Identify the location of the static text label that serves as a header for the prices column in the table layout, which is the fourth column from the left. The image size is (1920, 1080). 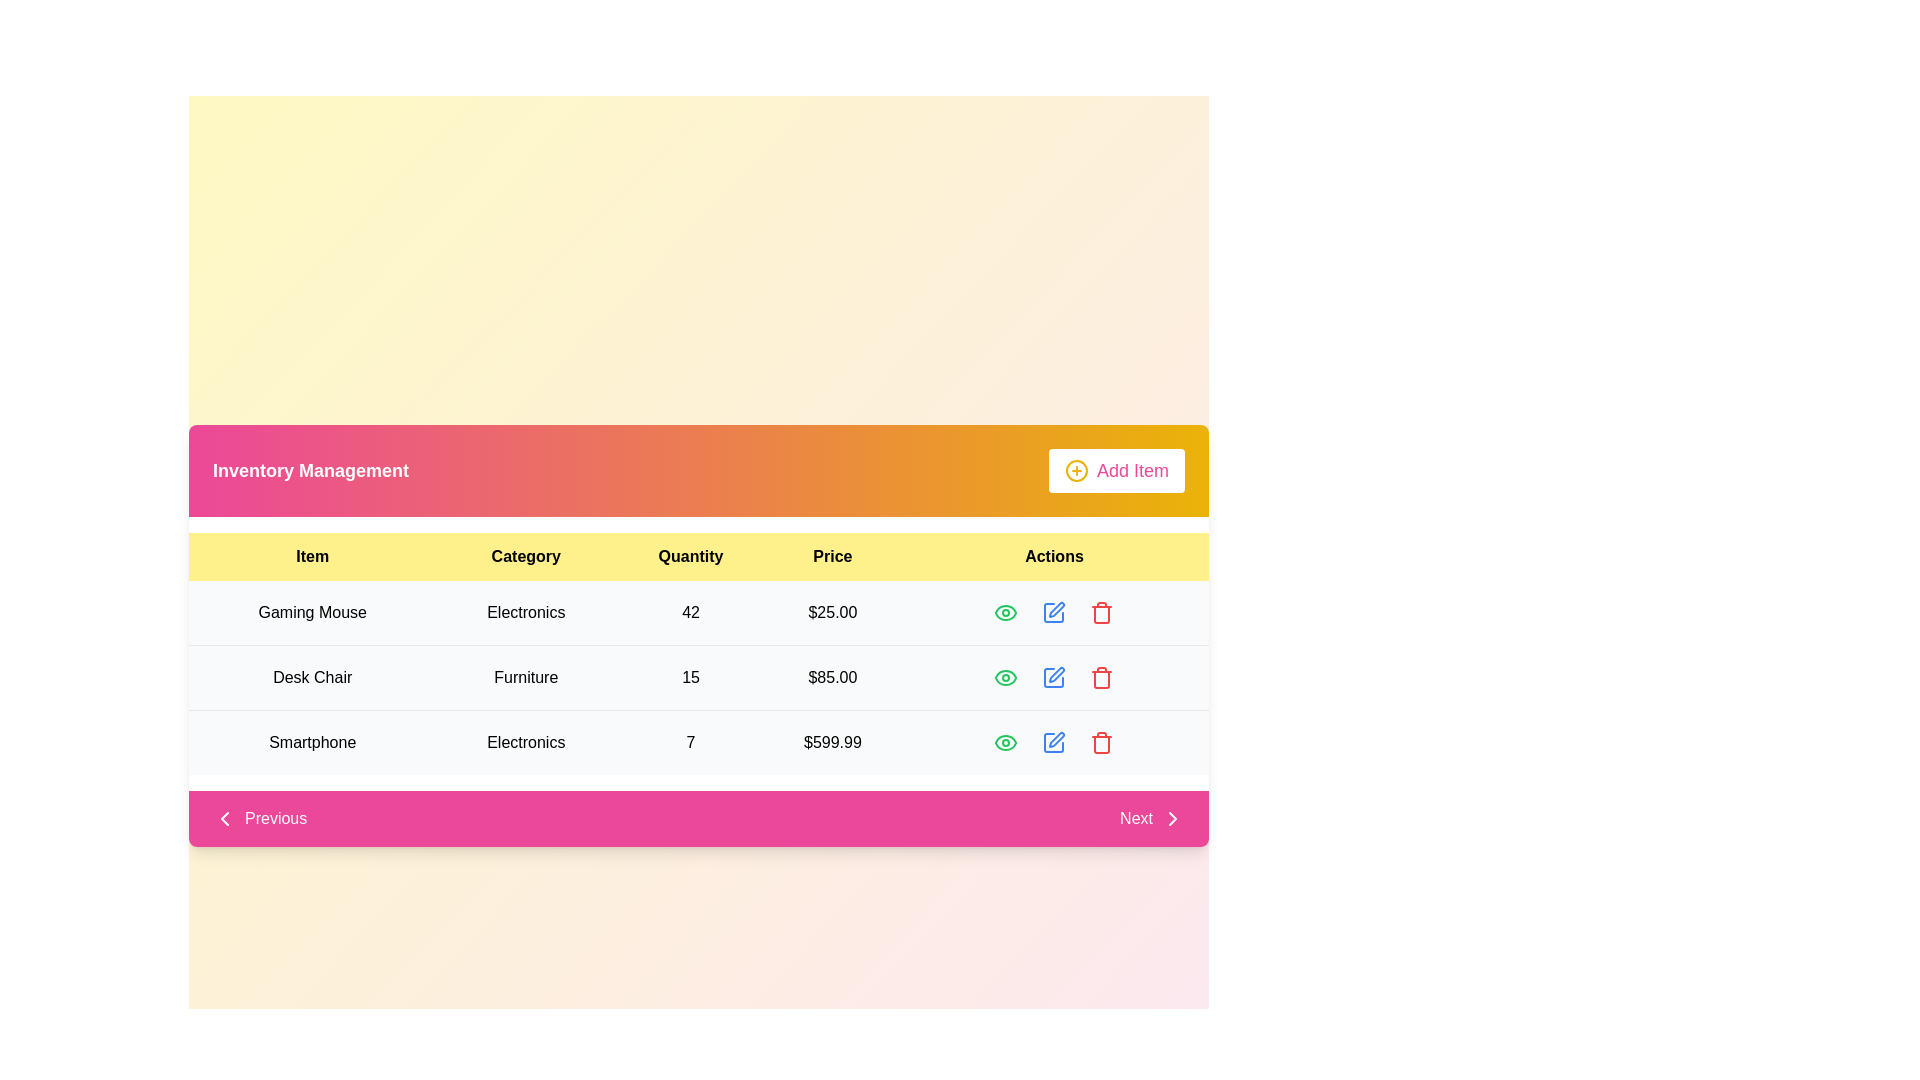
(832, 556).